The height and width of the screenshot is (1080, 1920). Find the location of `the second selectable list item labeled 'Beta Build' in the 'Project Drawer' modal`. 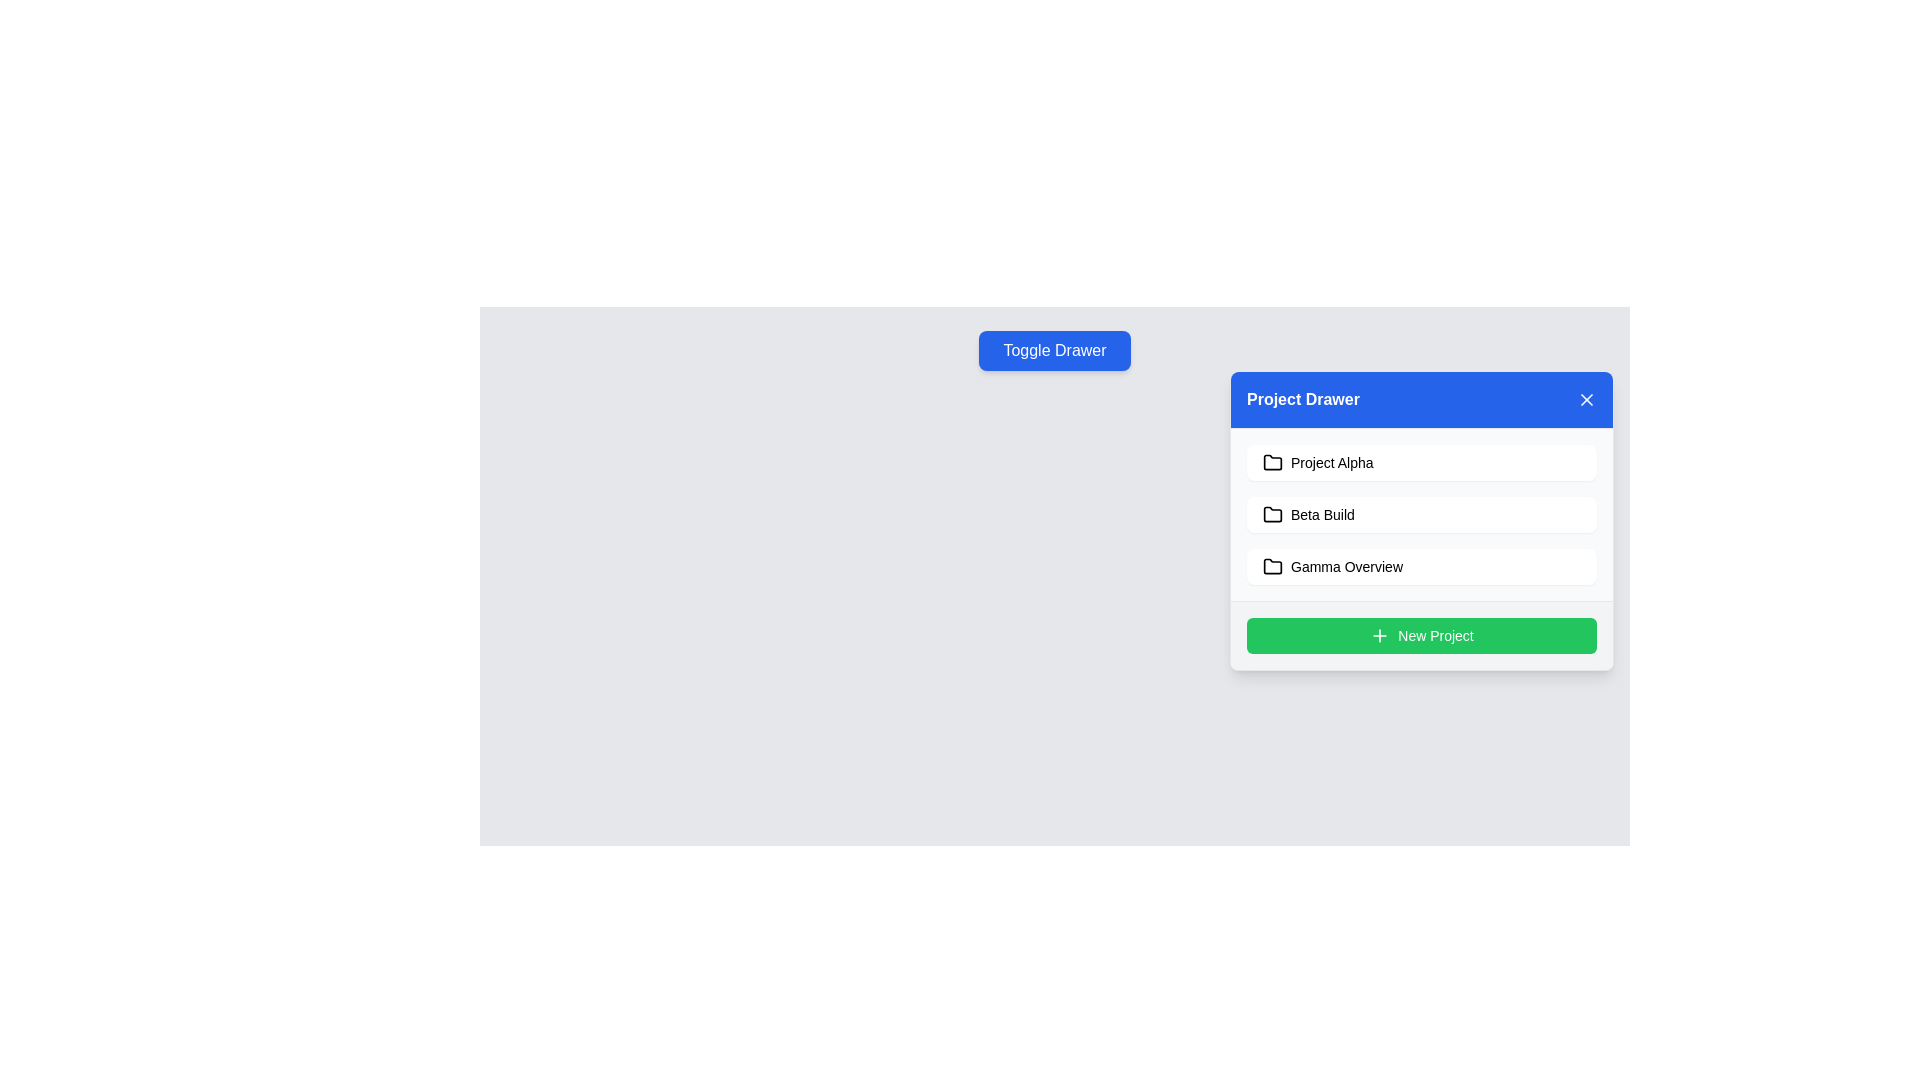

the second selectable list item labeled 'Beta Build' in the 'Project Drawer' modal is located at coordinates (1420, 514).